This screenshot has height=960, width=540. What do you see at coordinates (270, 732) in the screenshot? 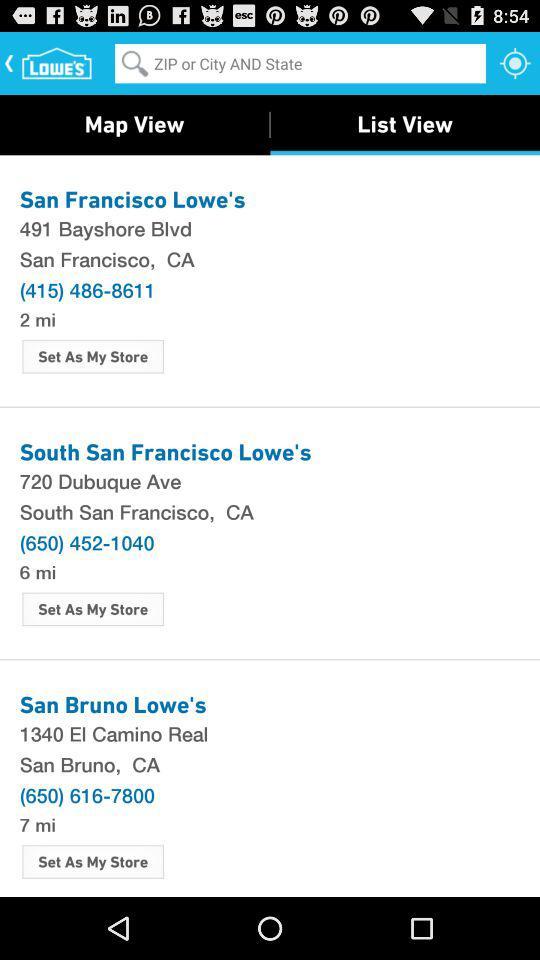
I see `the 1340 el camino icon` at bounding box center [270, 732].